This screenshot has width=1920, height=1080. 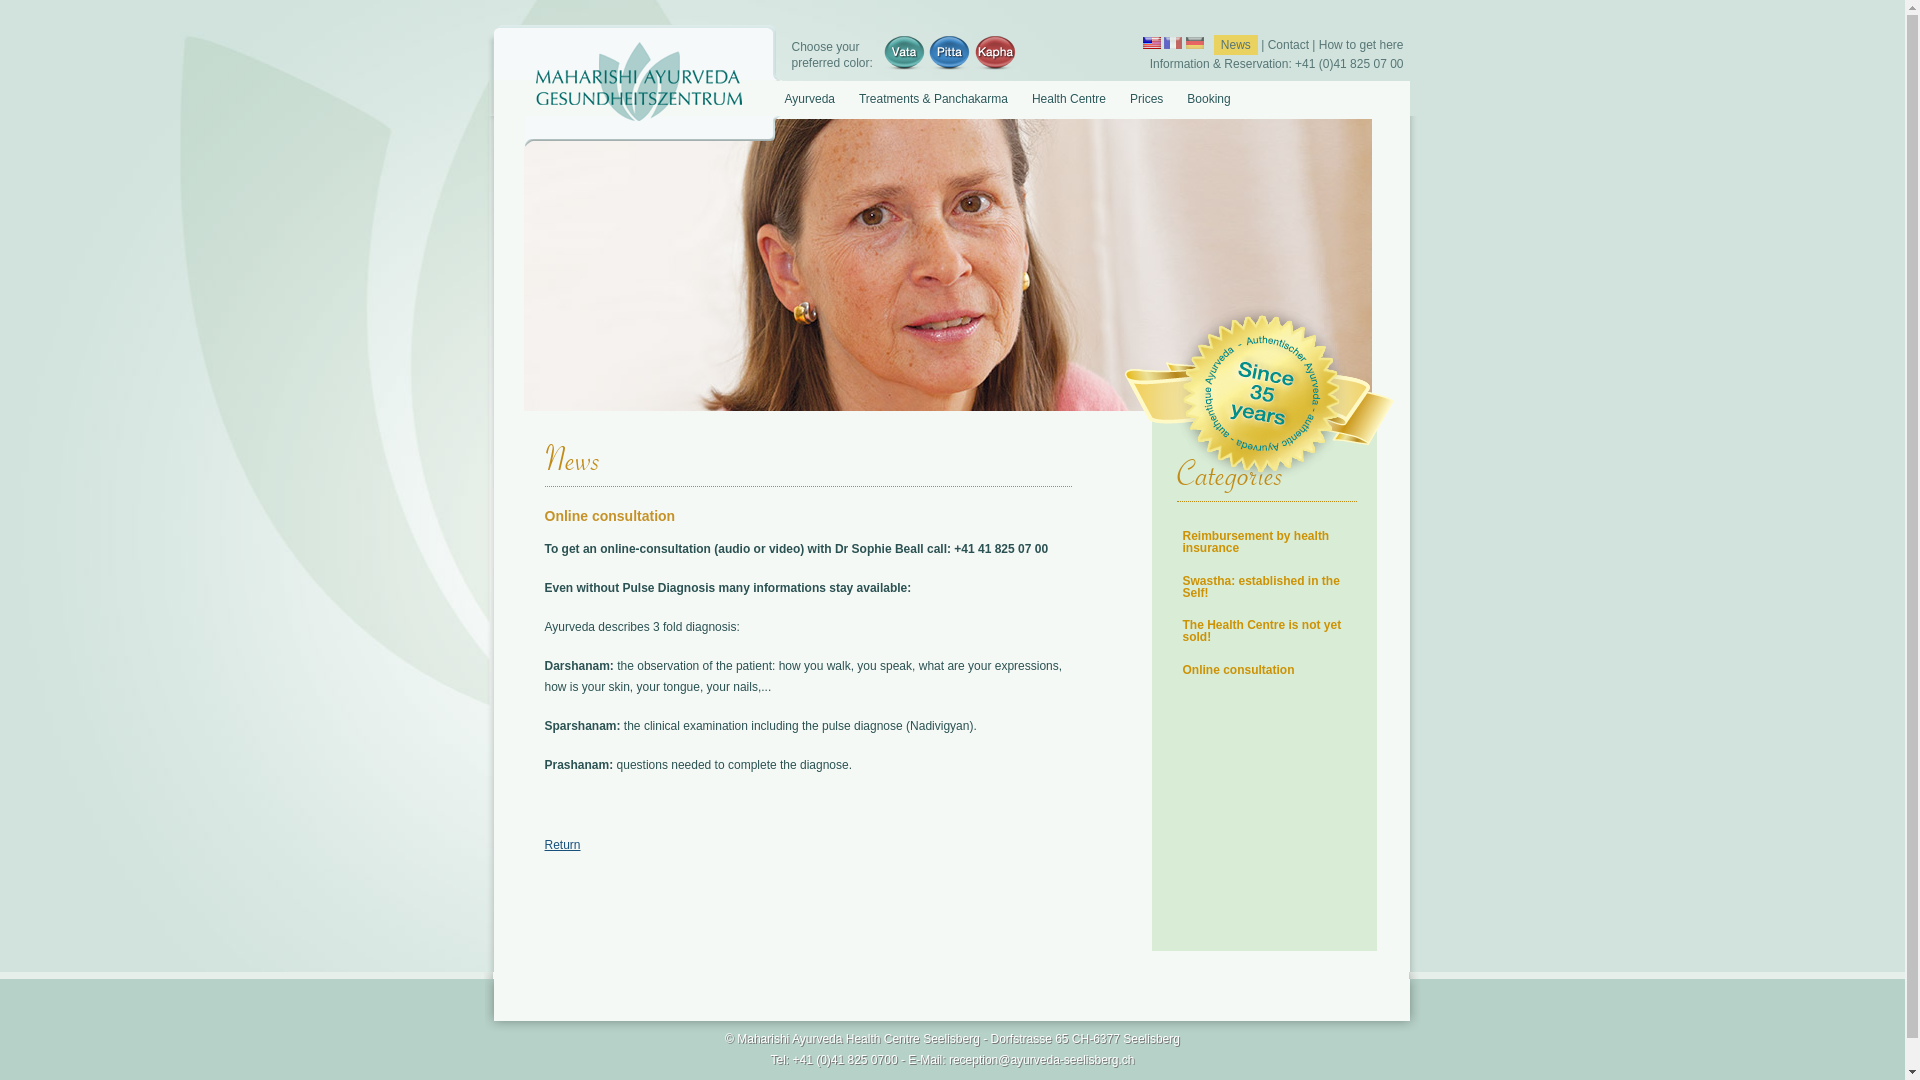 What do you see at coordinates (1260, 631) in the screenshot?
I see `'The Health Centre is not yet sold!'` at bounding box center [1260, 631].